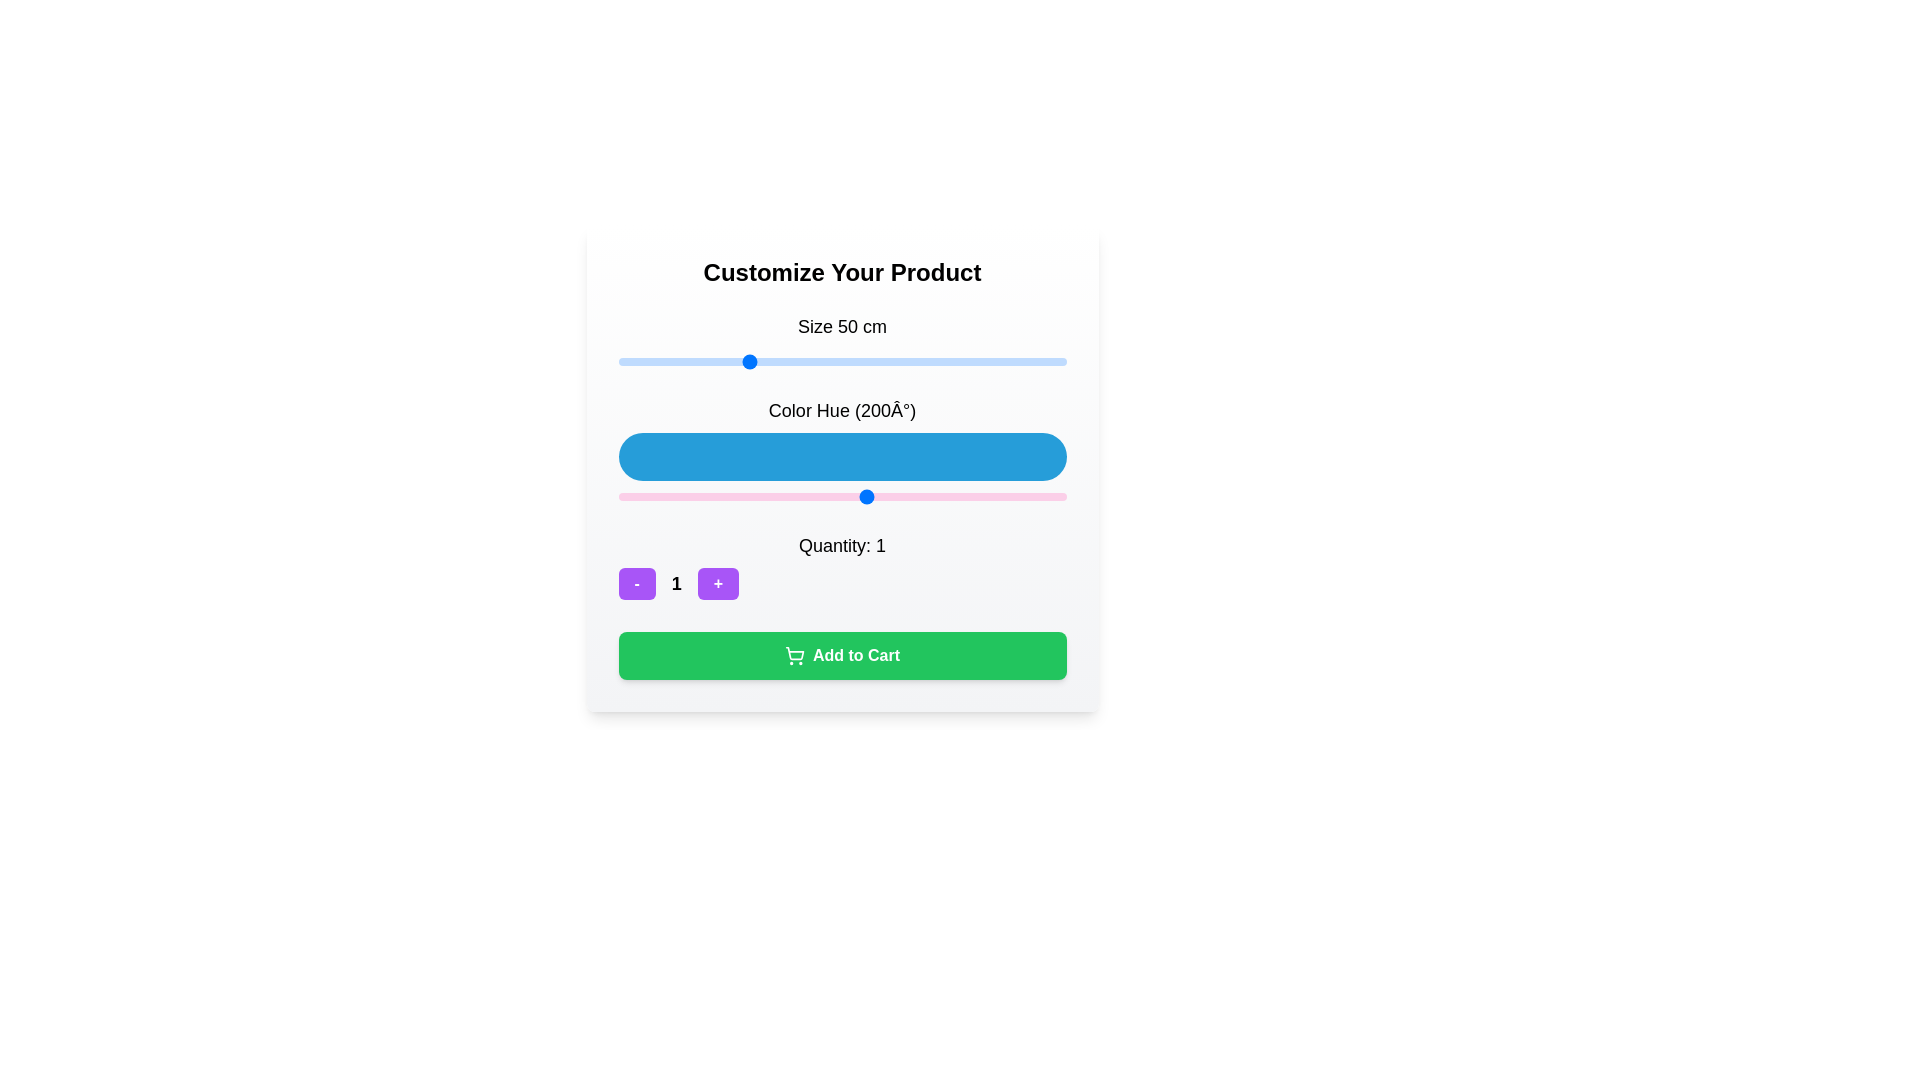 The image size is (1920, 1080). What do you see at coordinates (878, 496) in the screenshot?
I see `the color hue` at bounding box center [878, 496].